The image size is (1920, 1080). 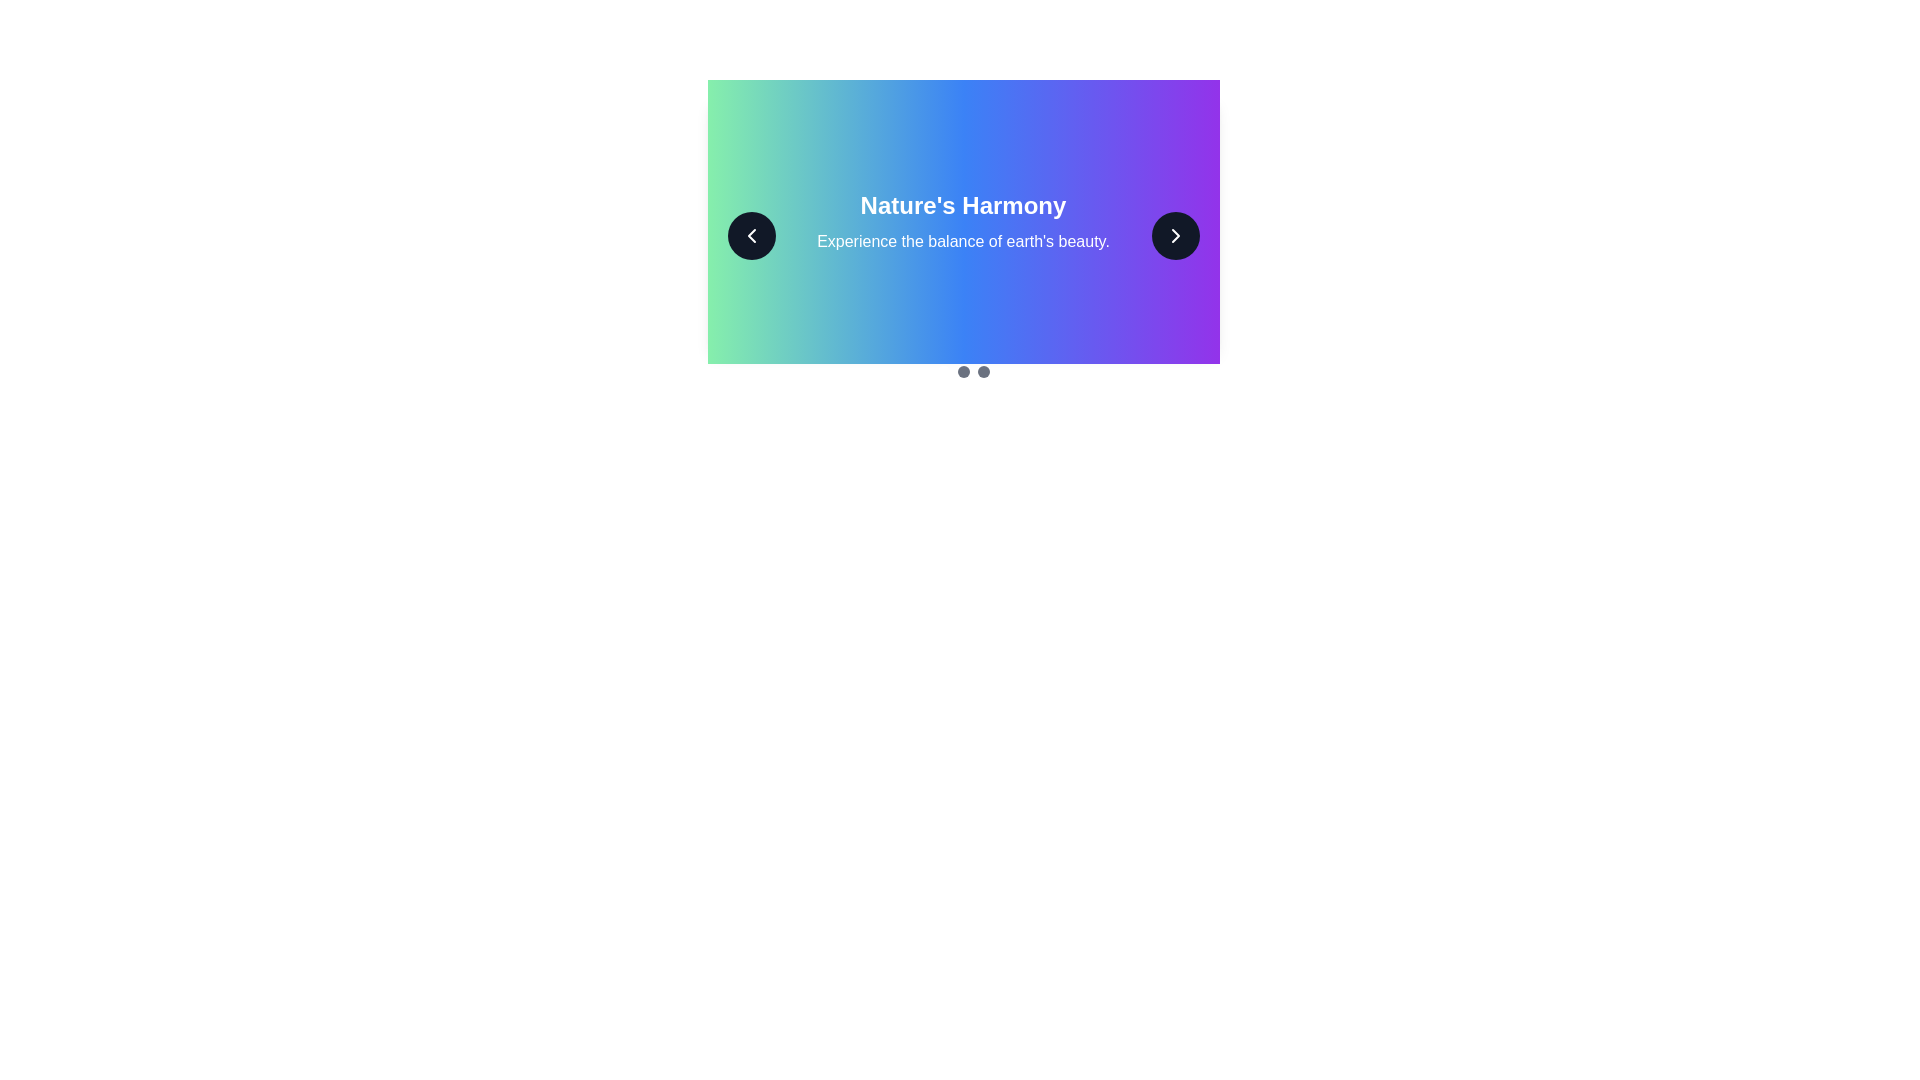 What do you see at coordinates (750, 234) in the screenshot?
I see `the left navigation button adjacent to the text 'Nature's Harmony'` at bounding box center [750, 234].